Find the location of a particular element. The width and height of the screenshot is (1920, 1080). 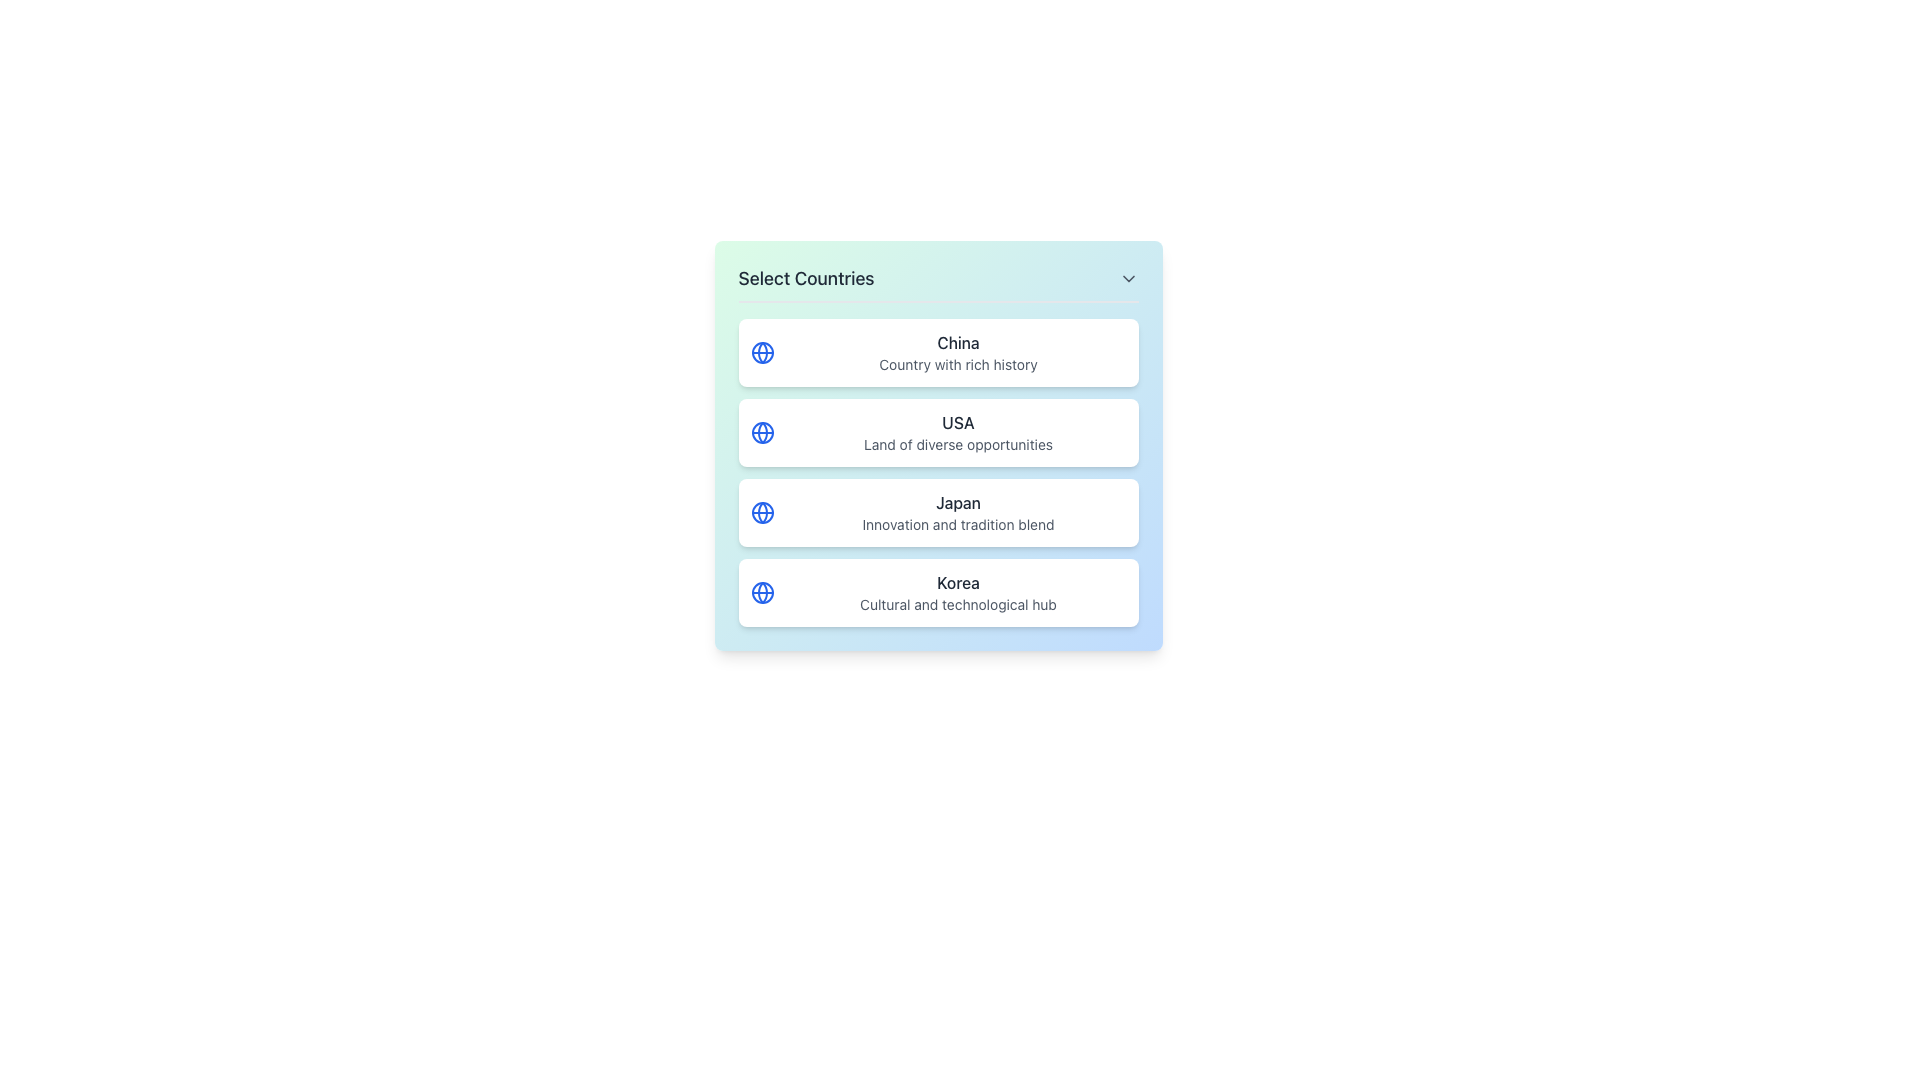

the first globe icon with a blue outline located left to the text 'China' within the selection card is located at coordinates (761, 352).